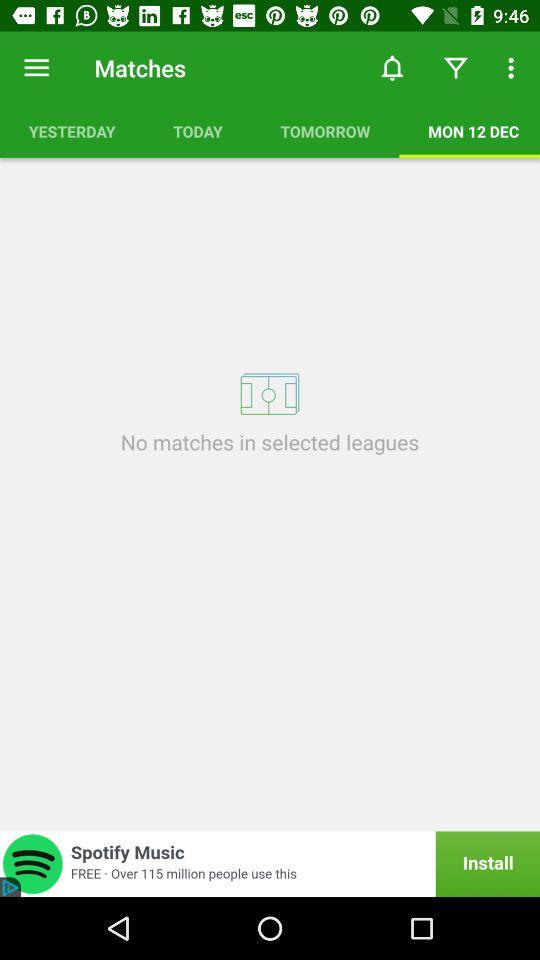 The image size is (540, 960). I want to click on the today item, so click(198, 130).